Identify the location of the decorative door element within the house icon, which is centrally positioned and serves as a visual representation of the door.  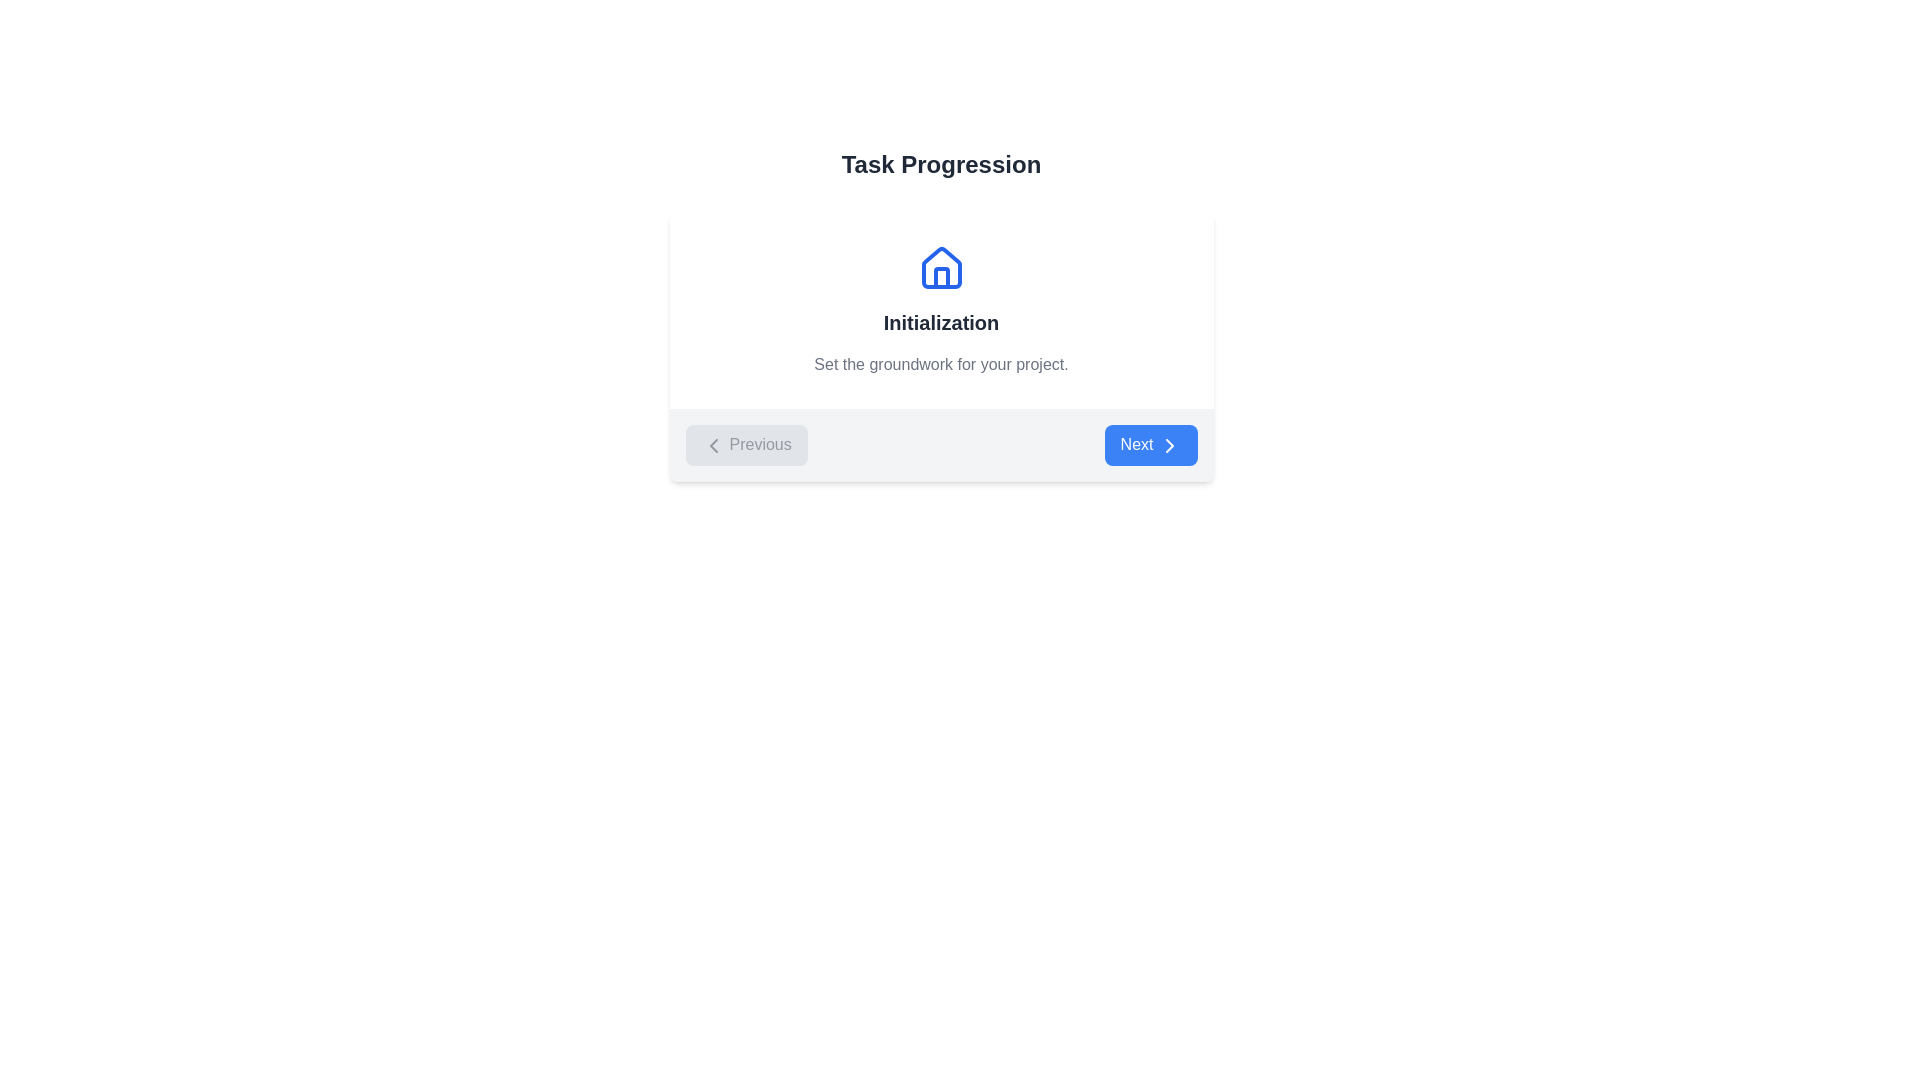
(940, 277).